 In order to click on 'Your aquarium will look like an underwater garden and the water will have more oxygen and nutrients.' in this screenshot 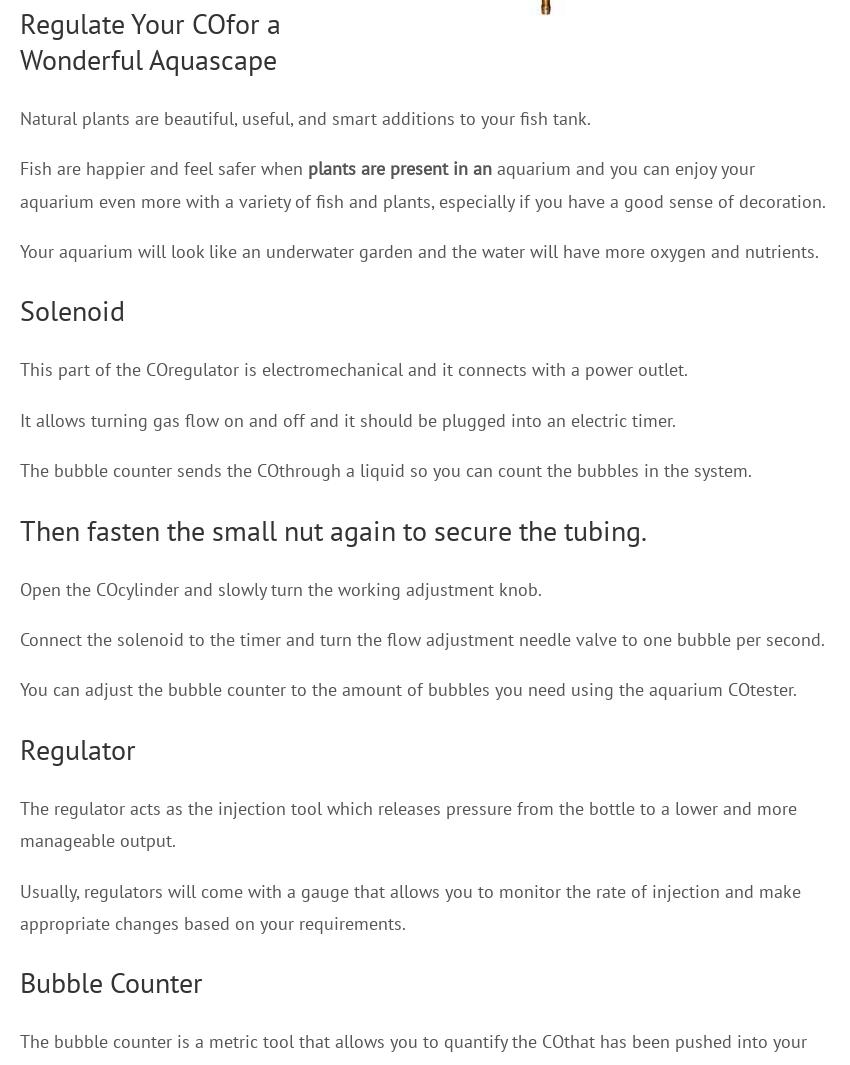, I will do `click(419, 249)`.